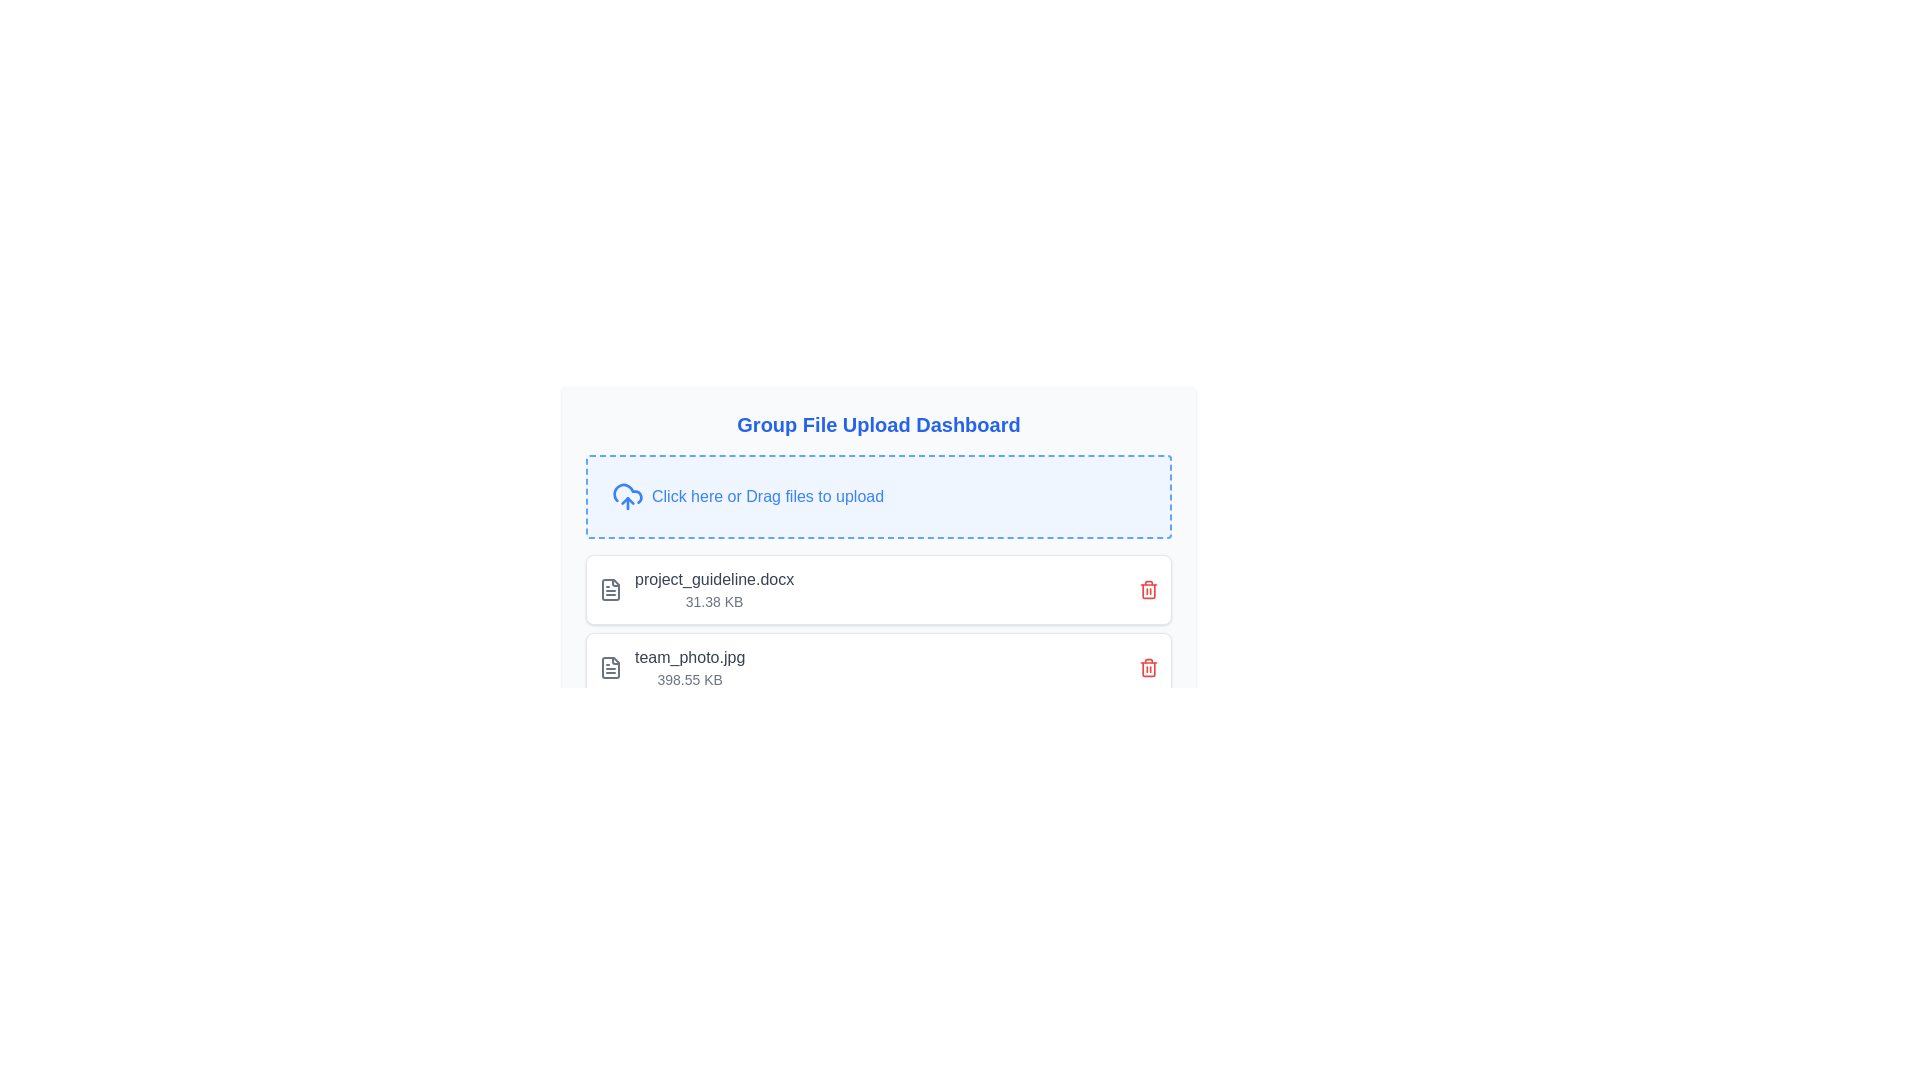  I want to click on to view details about the file in the File list display section, which includes 'project_guideline.docx' and 'team_photo.jpg', so click(878, 627).